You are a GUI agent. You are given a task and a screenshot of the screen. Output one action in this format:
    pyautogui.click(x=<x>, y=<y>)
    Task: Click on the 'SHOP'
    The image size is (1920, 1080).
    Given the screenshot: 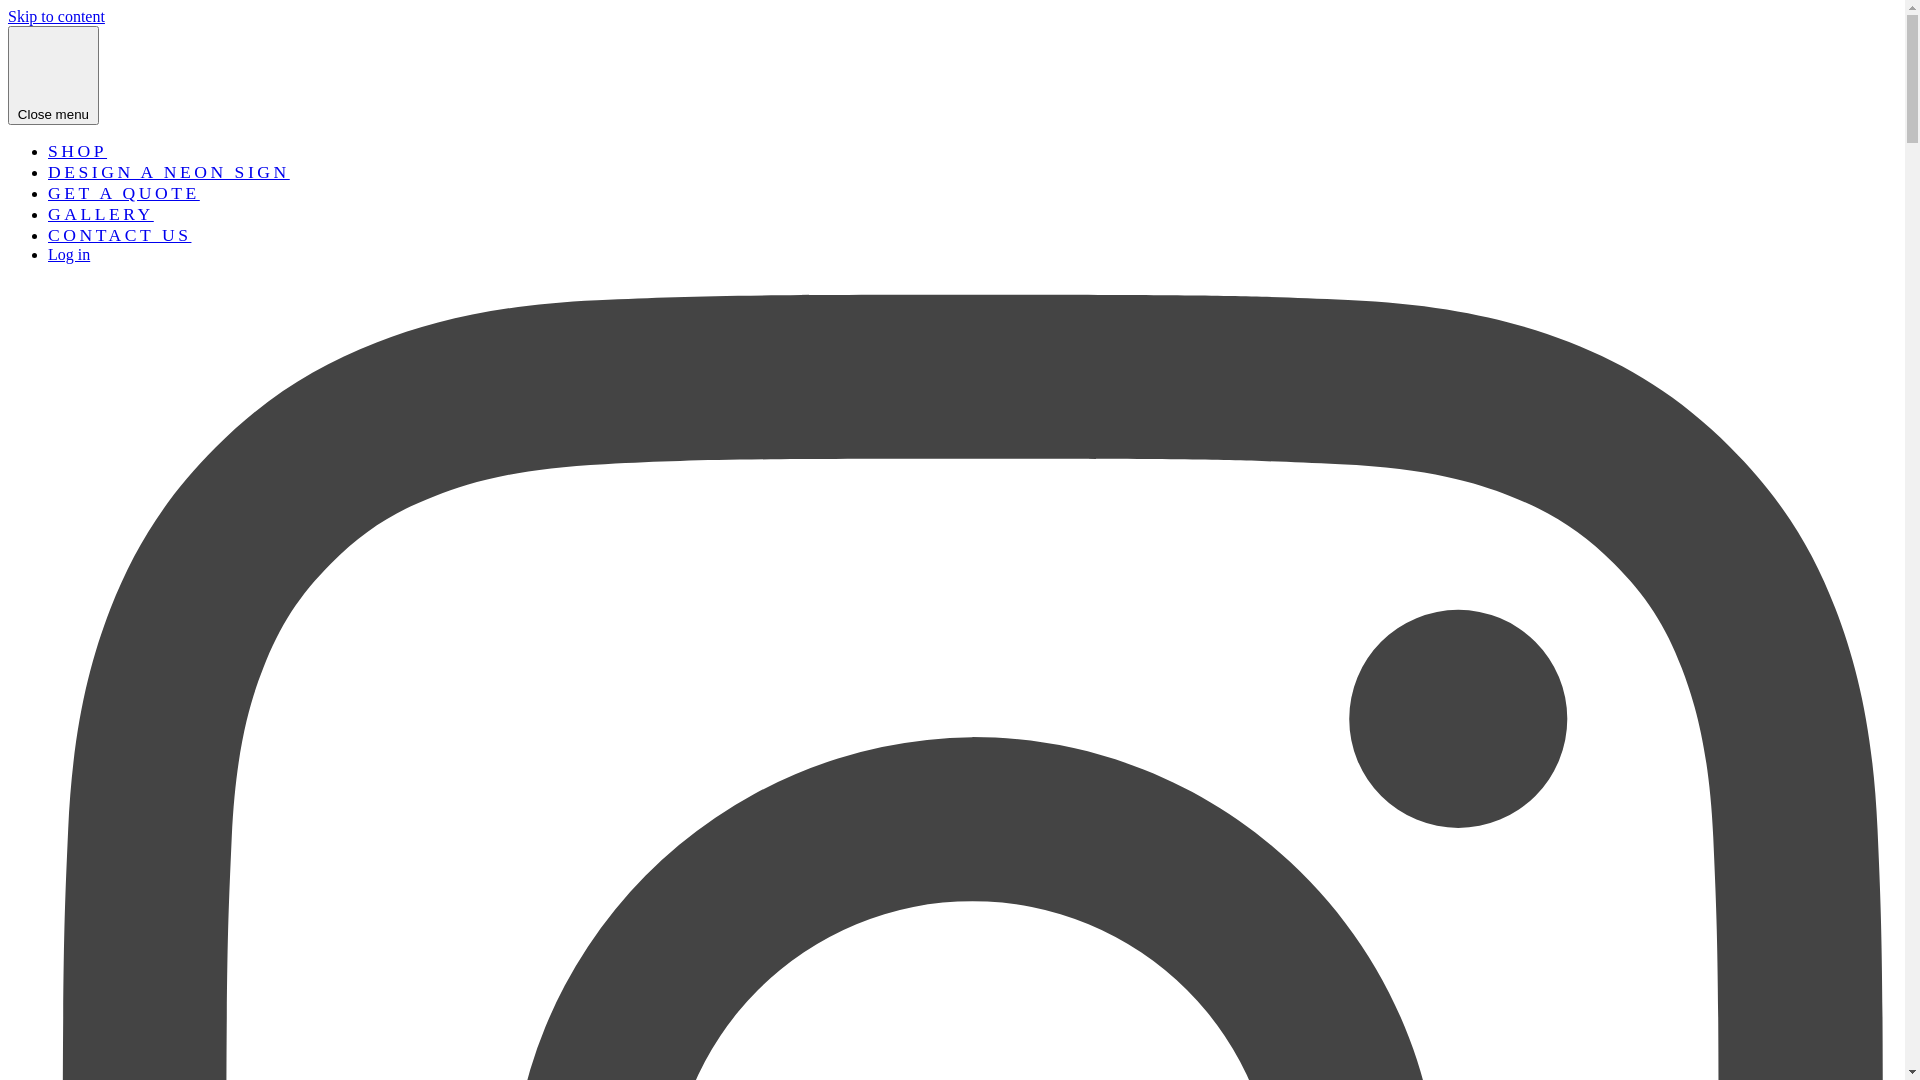 What is the action you would take?
    pyautogui.click(x=77, y=149)
    